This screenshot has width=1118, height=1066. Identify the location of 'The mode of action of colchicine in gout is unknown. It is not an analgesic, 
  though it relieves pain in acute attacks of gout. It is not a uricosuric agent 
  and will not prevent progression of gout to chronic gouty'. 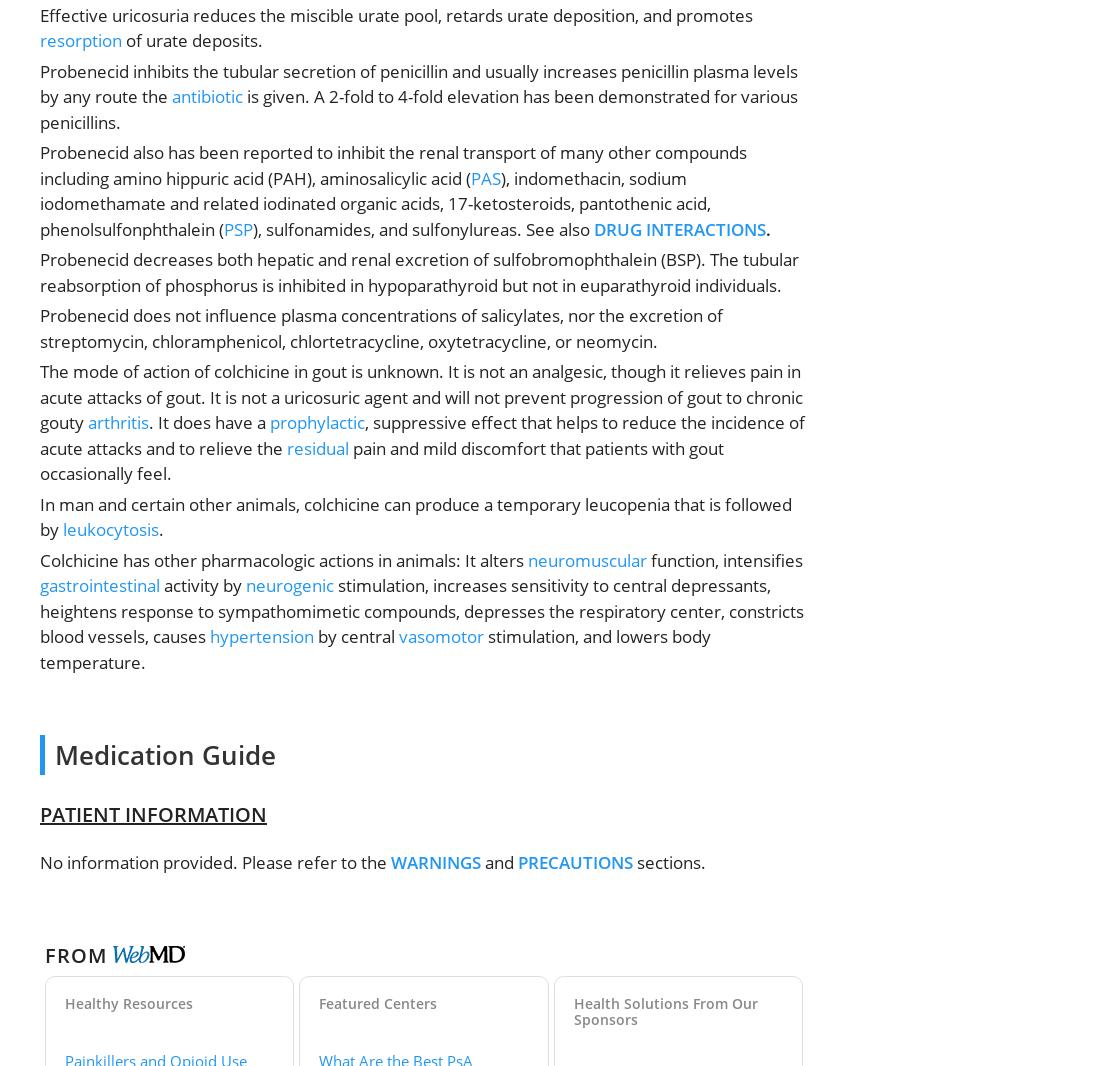
(420, 396).